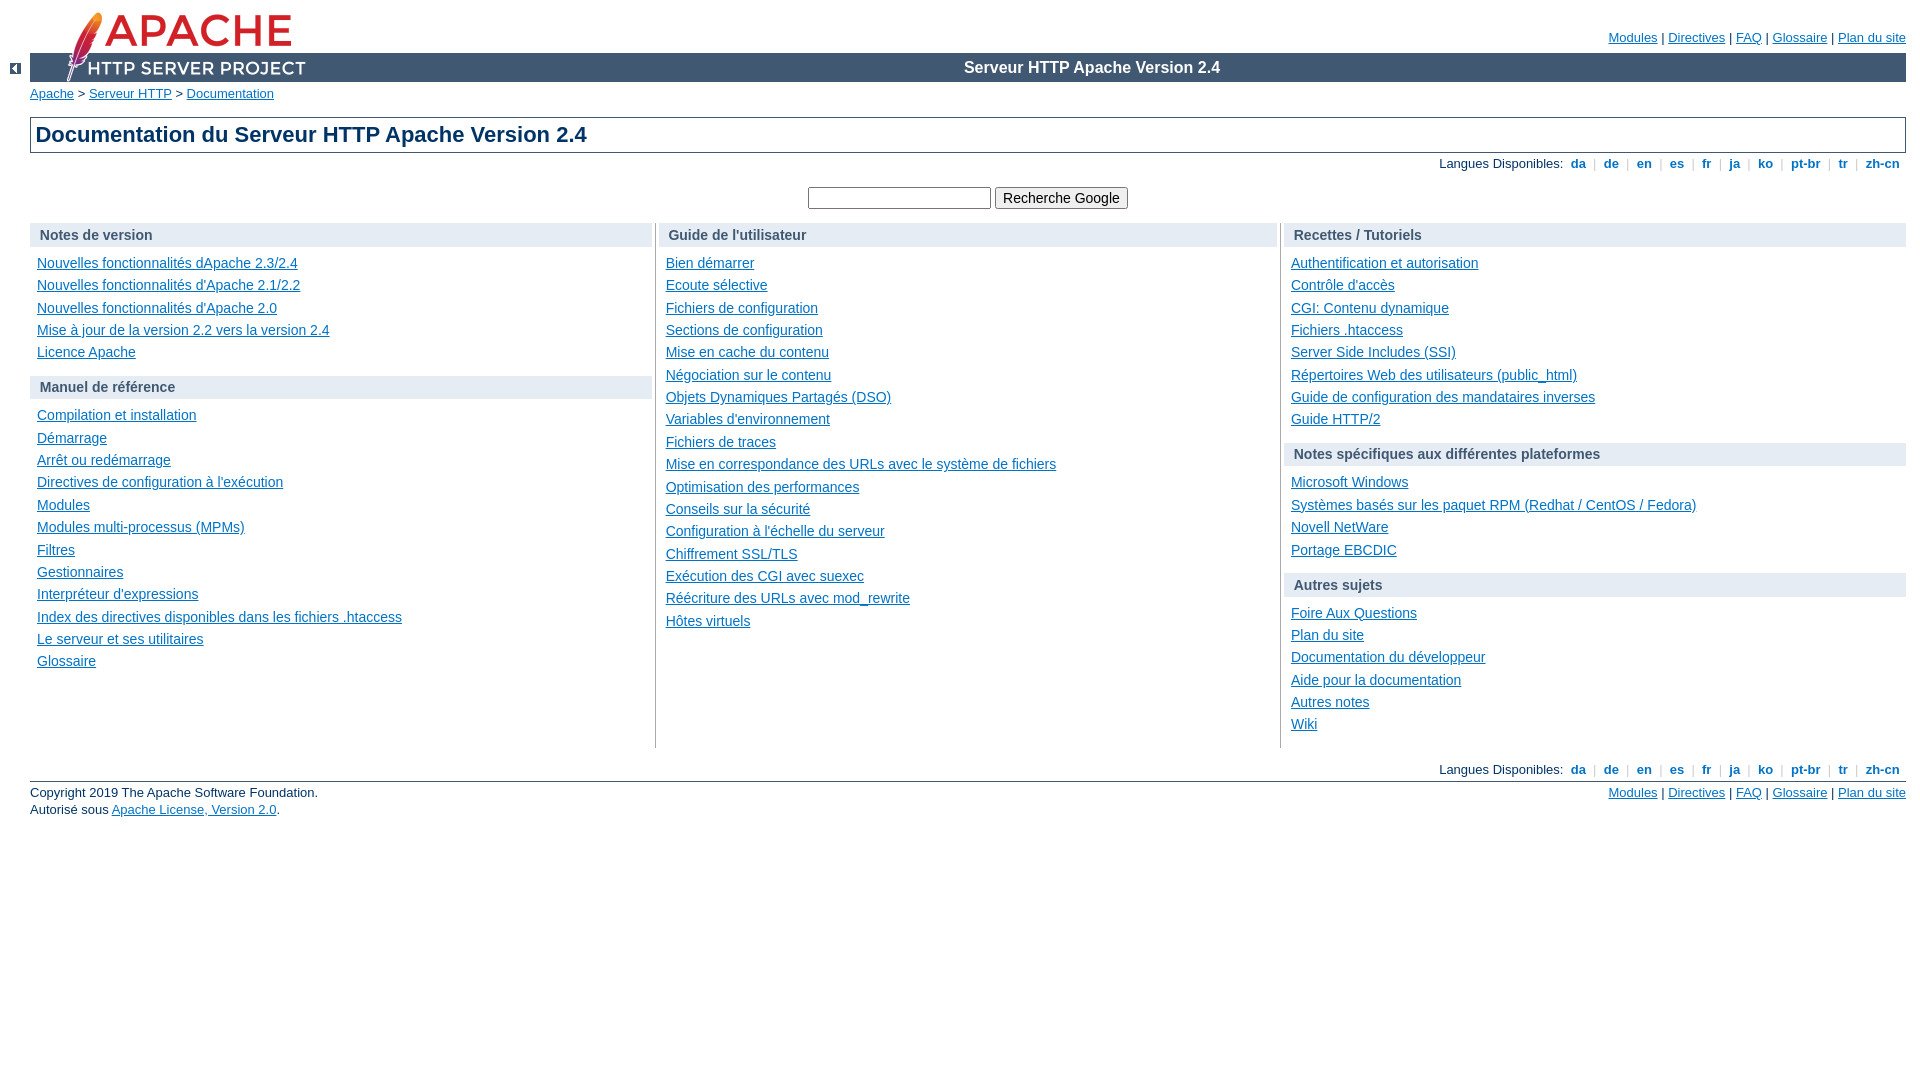 The width and height of the screenshot is (1920, 1080). Describe the element at coordinates (736, 234) in the screenshot. I see `'Guide de l'utilisateur'` at that location.